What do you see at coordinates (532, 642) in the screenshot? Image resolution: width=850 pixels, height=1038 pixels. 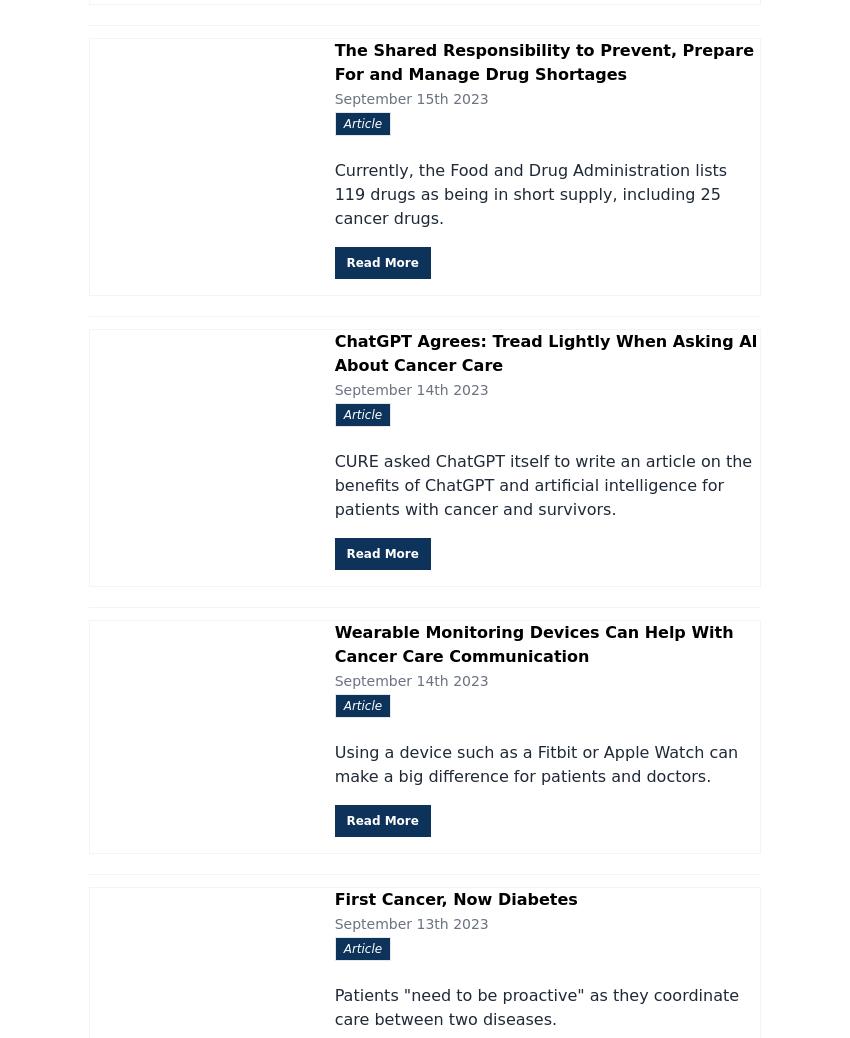 I see `'Wearable Monitoring Devices Can Help With Cancer Care Communication'` at bounding box center [532, 642].